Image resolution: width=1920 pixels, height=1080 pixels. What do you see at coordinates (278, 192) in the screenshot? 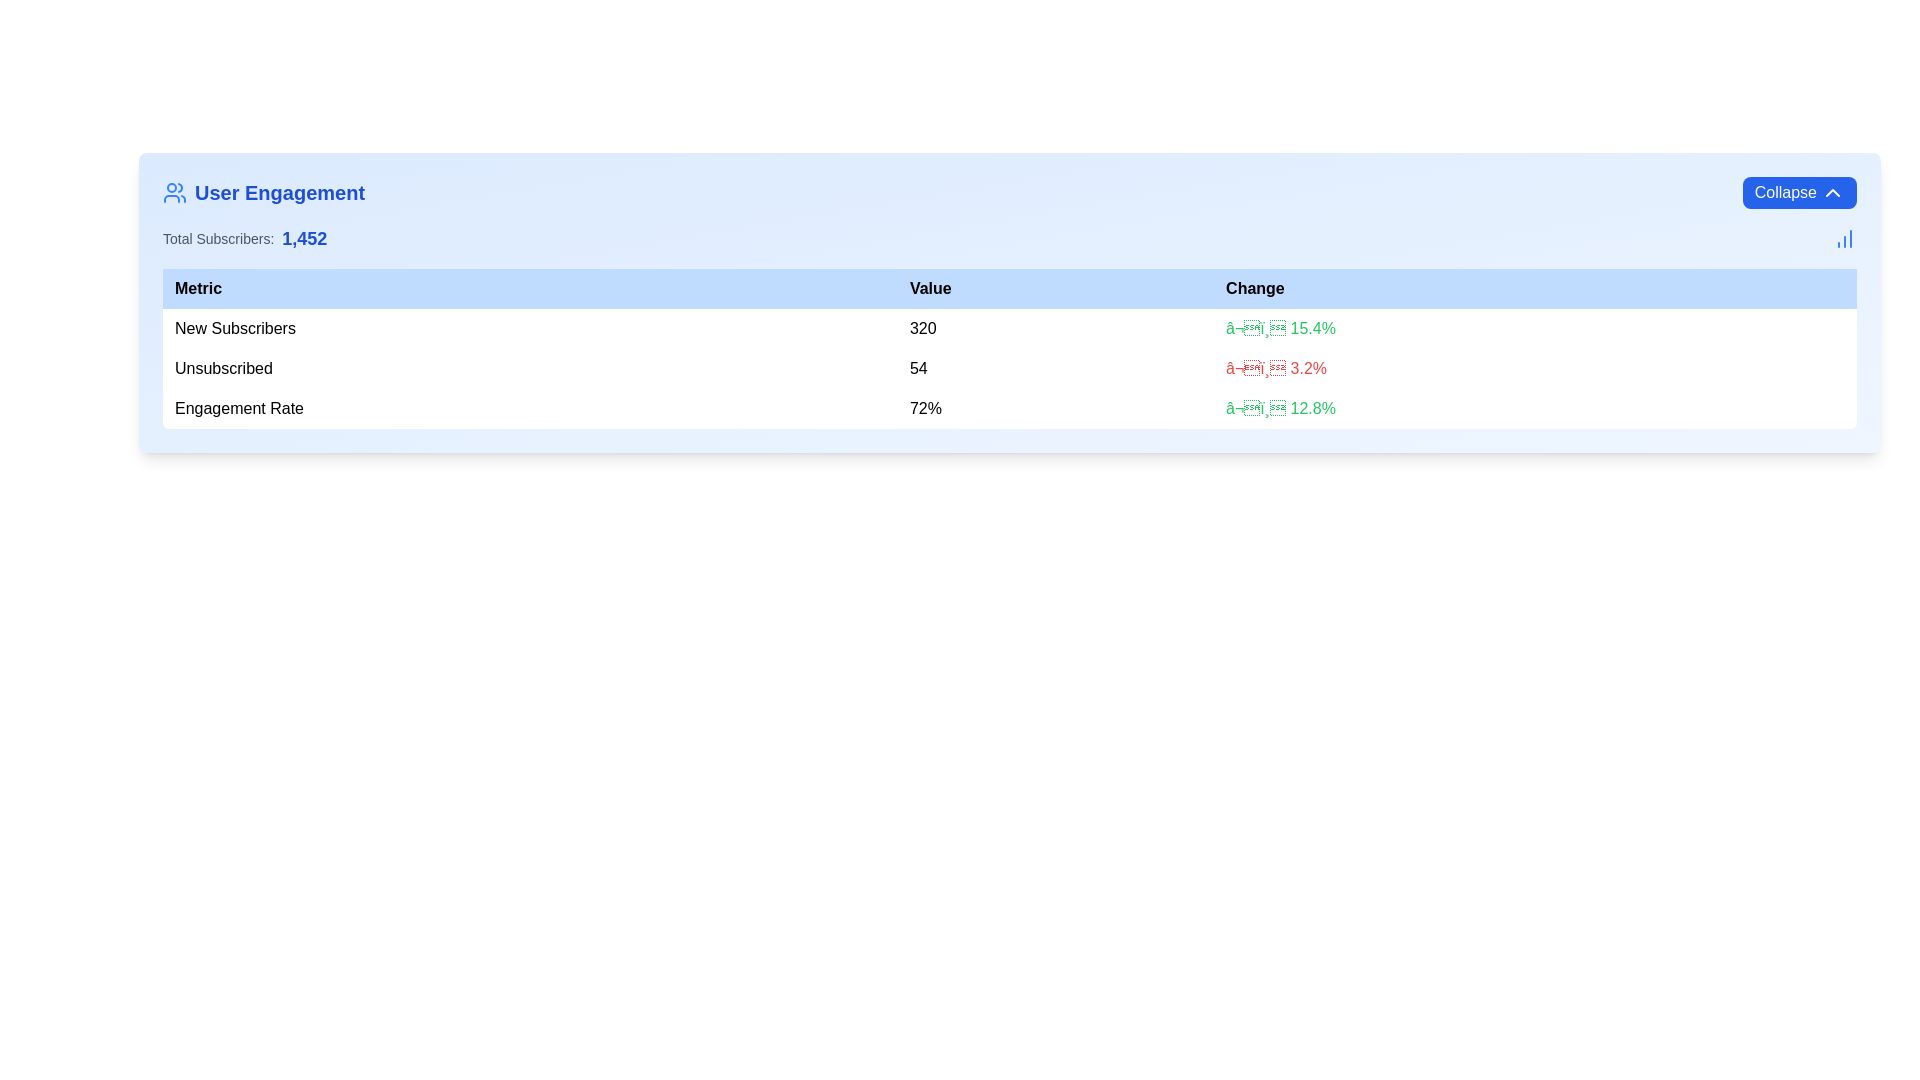
I see `text label indicating 'User Engagement' located at the top-left corner of the card, next to the user group icon` at bounding box center [278, 192].